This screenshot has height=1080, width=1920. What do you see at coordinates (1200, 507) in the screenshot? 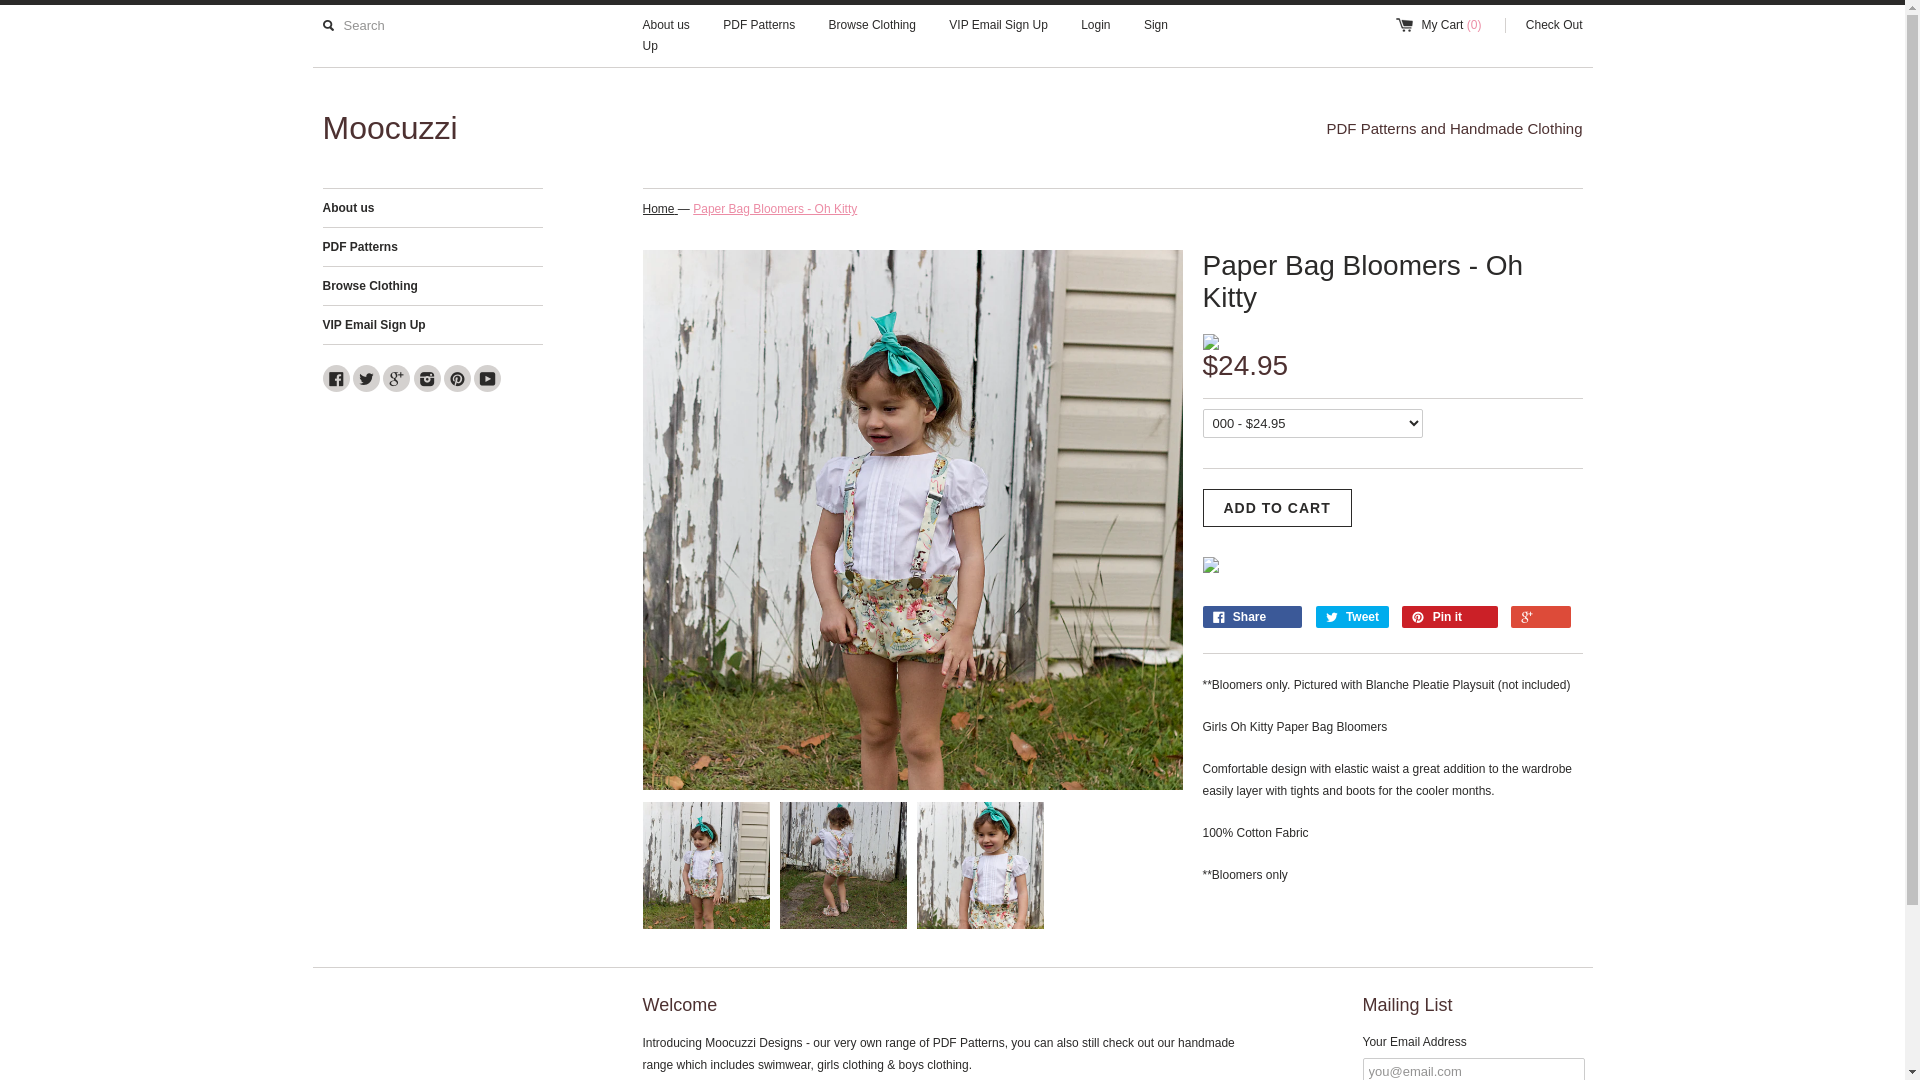
I see `'Add to Cart'` at bounding box center [1200, 507].